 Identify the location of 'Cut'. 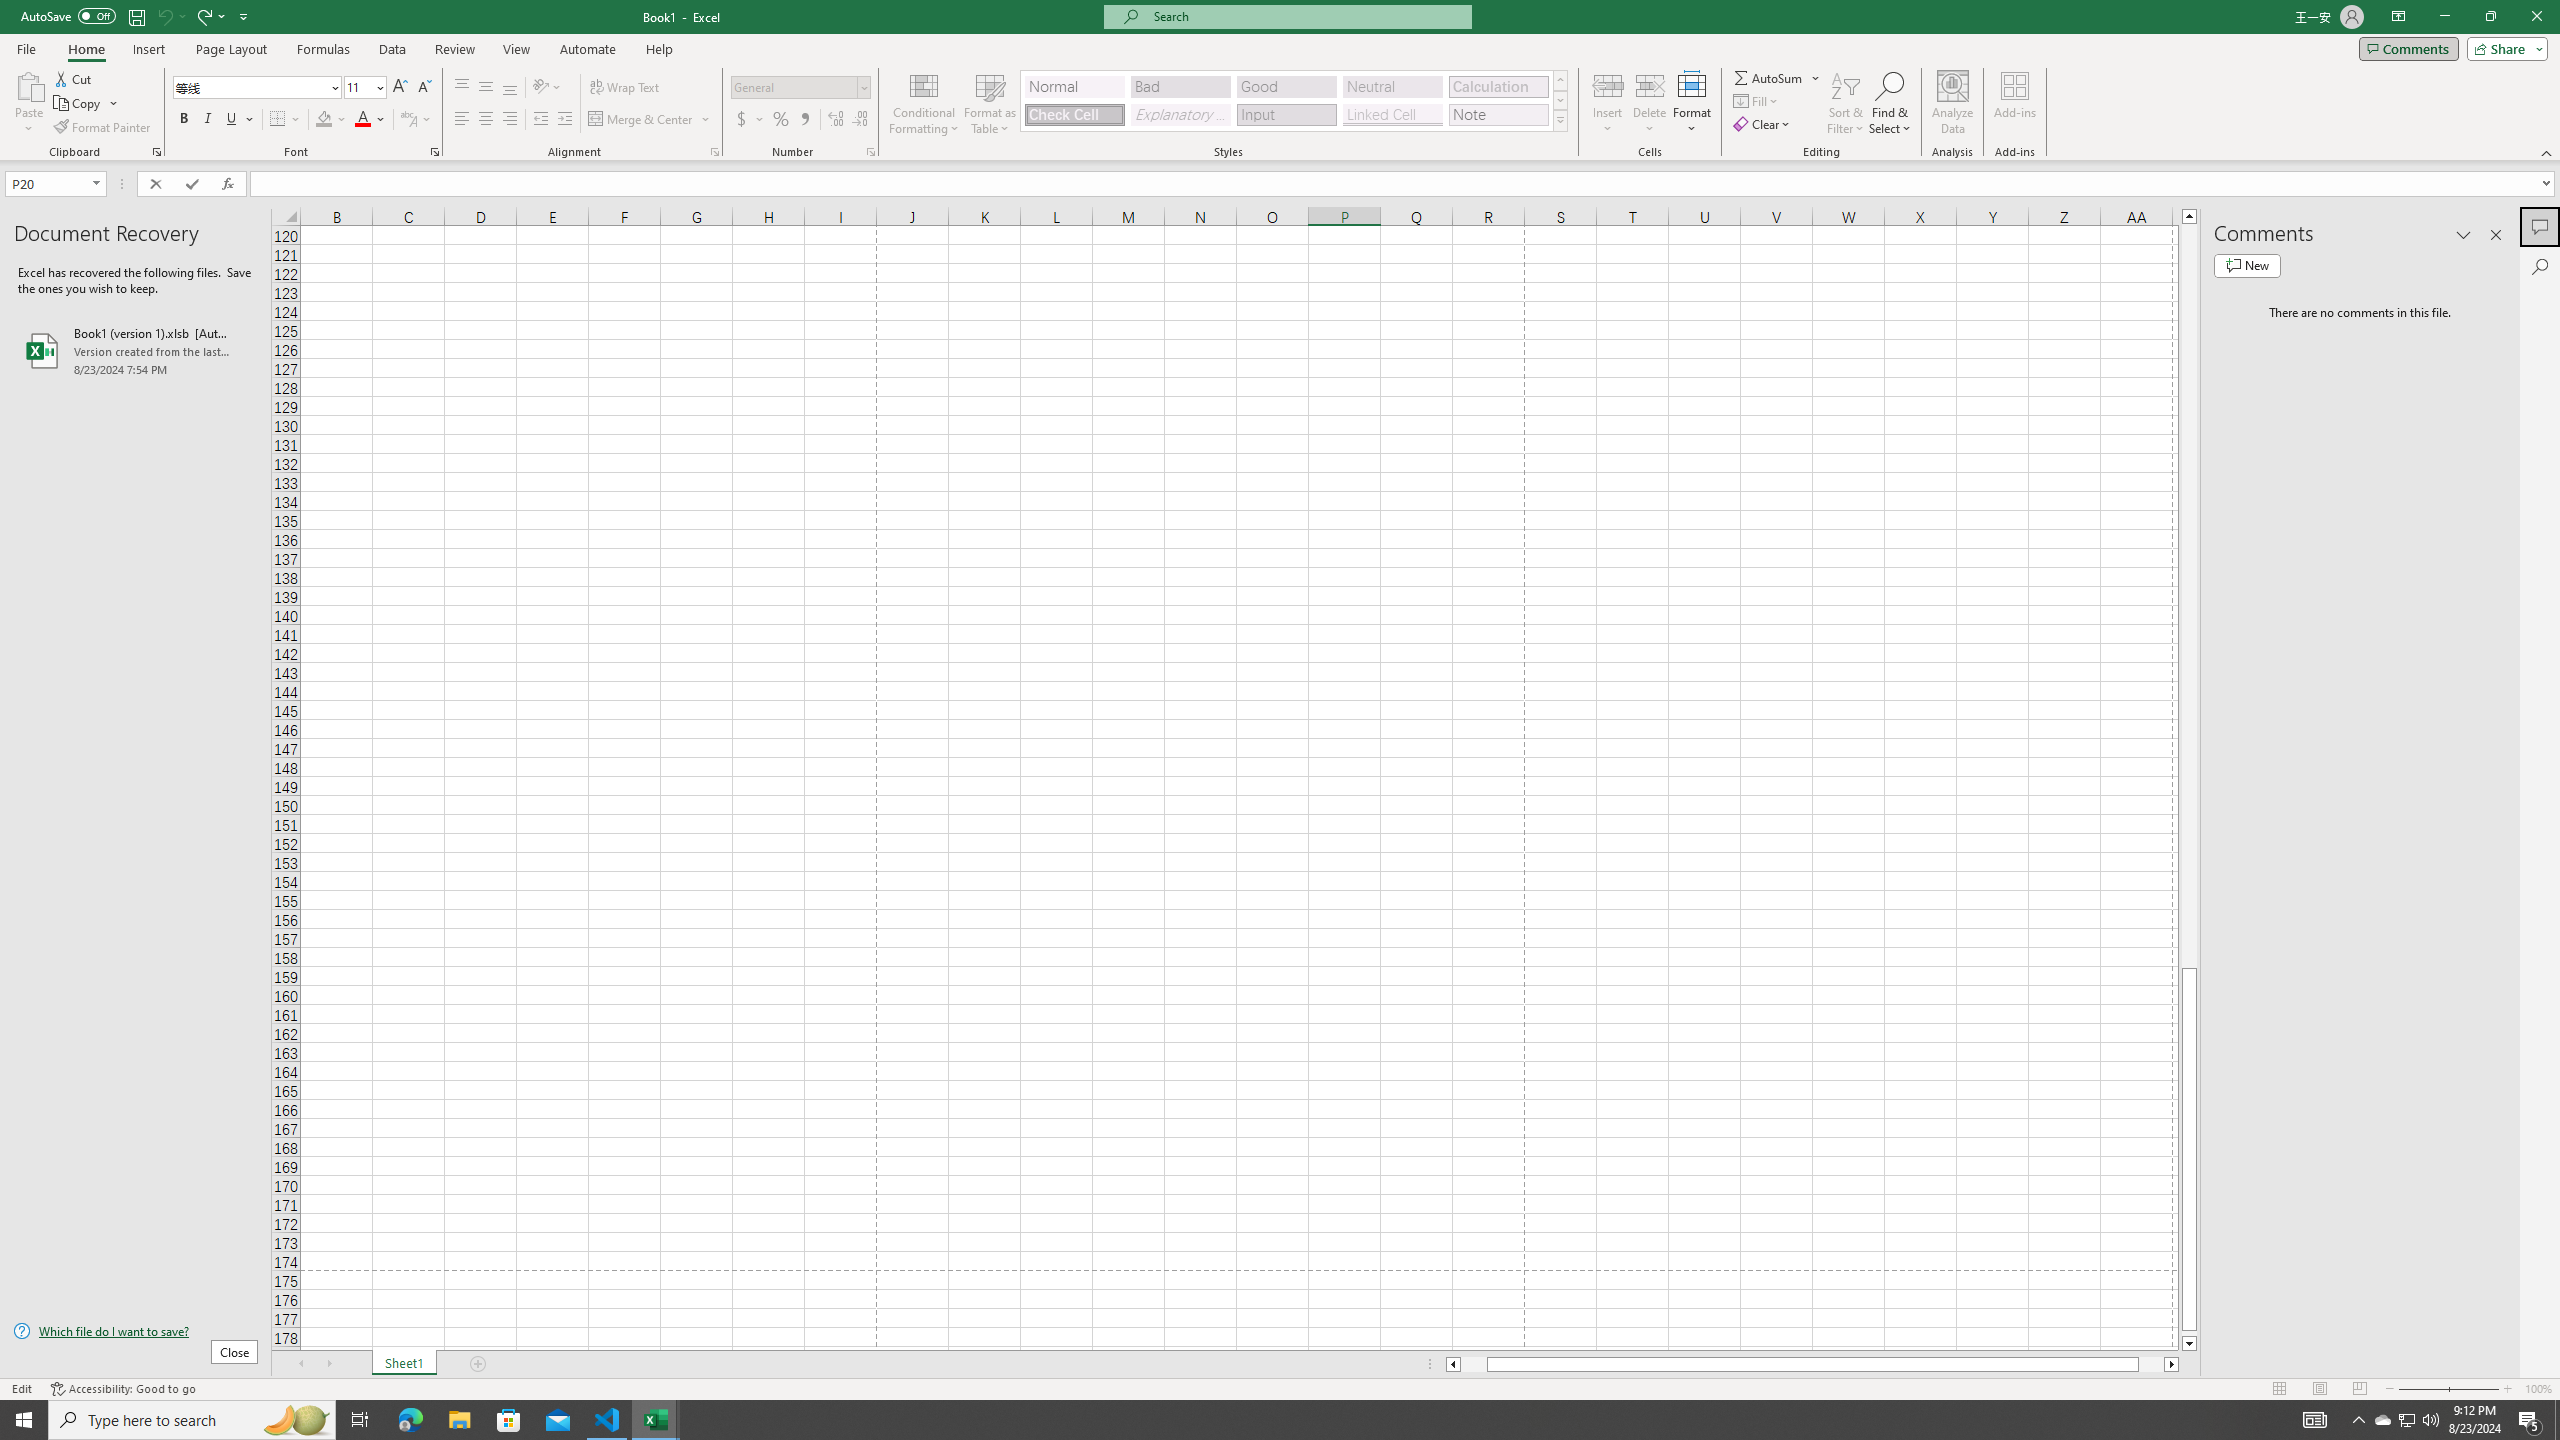
(73, 78).